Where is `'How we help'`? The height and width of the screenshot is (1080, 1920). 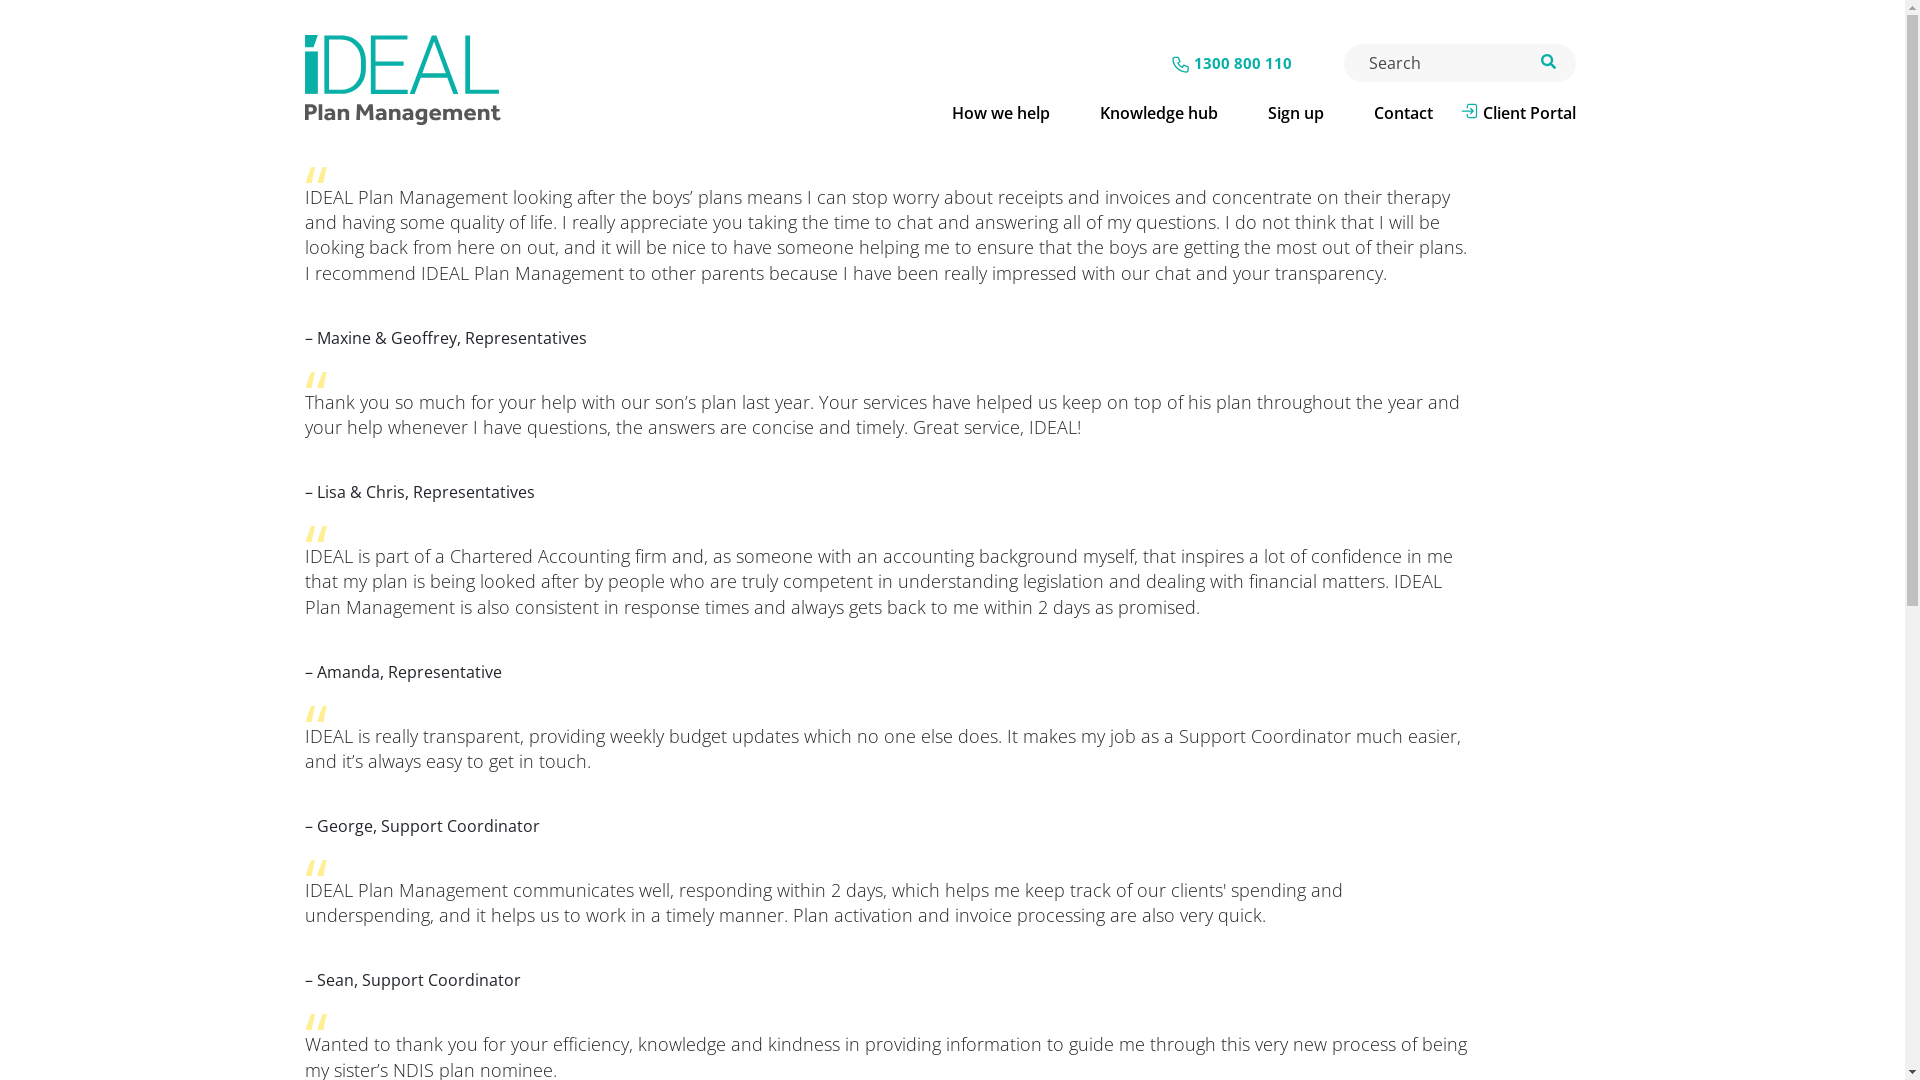 'How we help' is located at coordinates (999, 112).